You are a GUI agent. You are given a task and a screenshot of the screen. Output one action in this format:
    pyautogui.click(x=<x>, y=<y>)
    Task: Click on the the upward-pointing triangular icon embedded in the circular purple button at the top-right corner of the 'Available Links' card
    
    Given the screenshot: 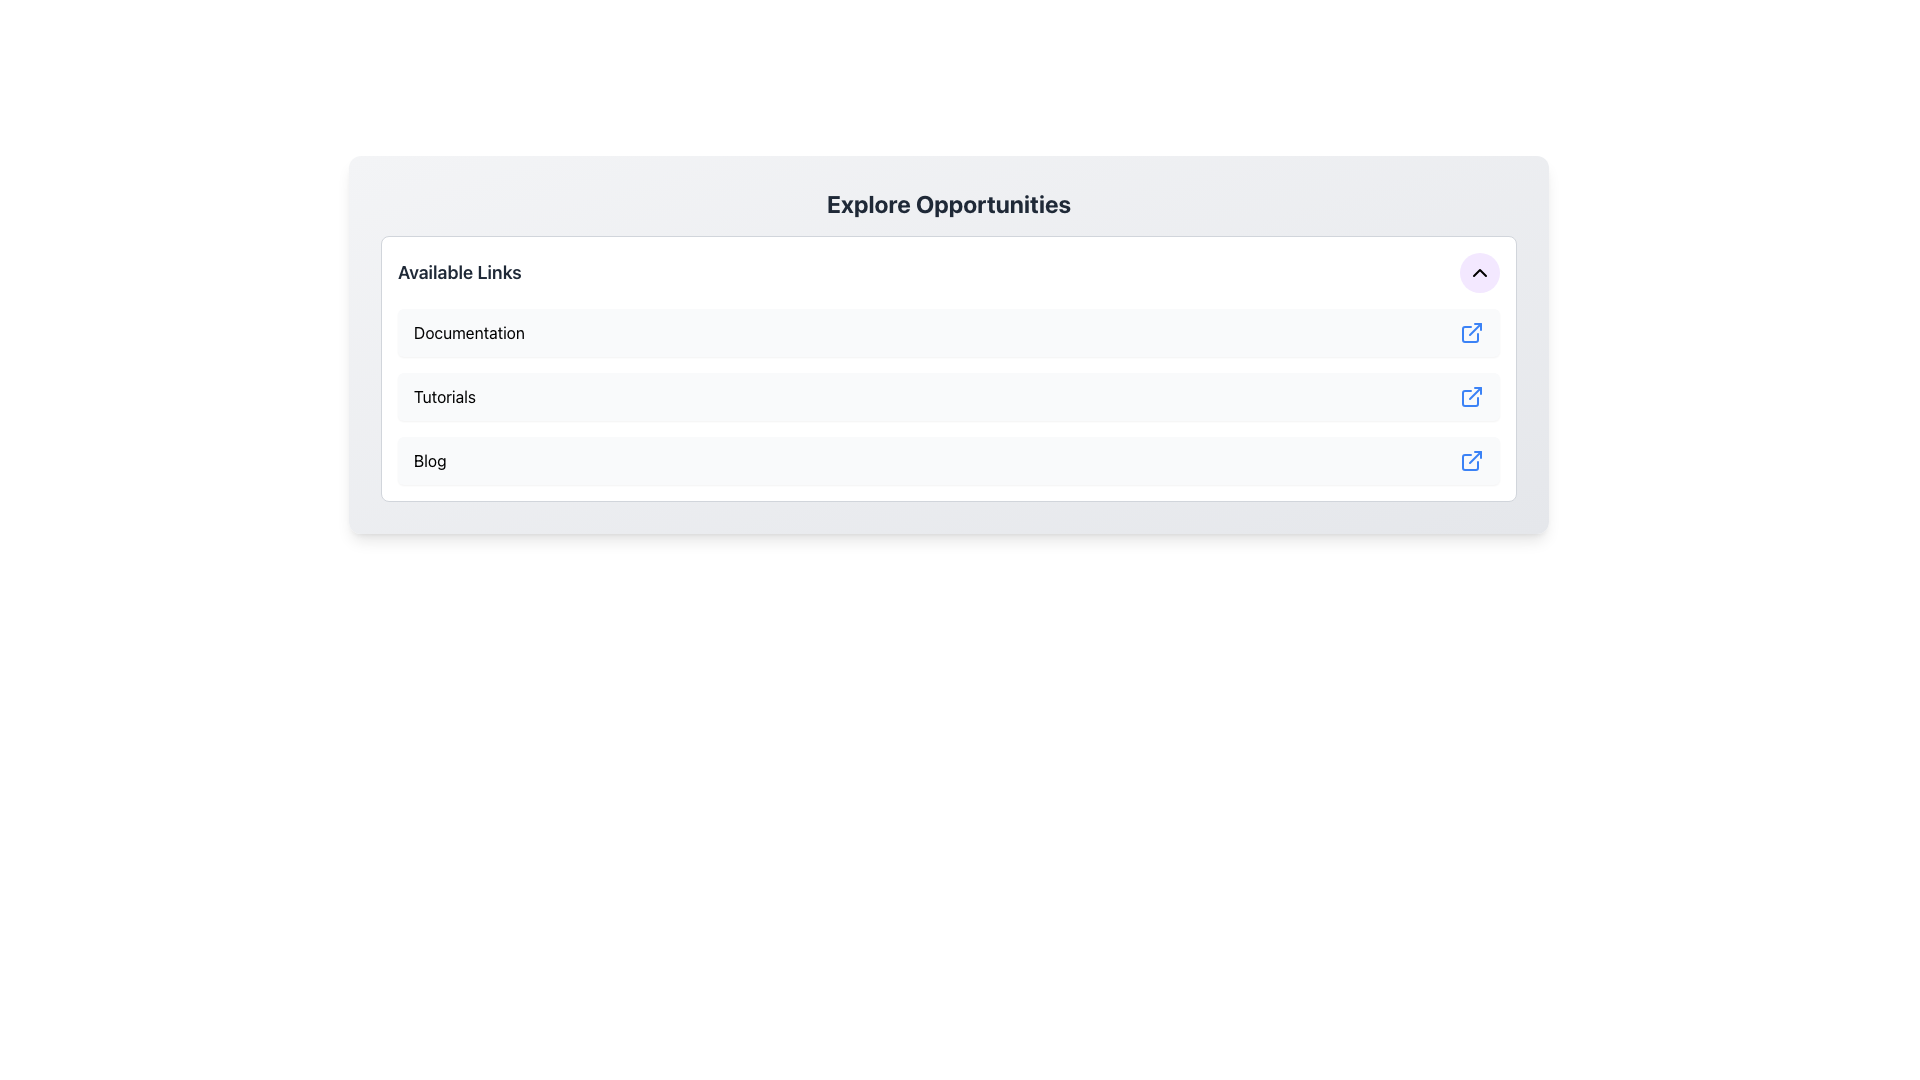 What is the action you would take?
    pyautogui.click(x=1479, y=273)
    